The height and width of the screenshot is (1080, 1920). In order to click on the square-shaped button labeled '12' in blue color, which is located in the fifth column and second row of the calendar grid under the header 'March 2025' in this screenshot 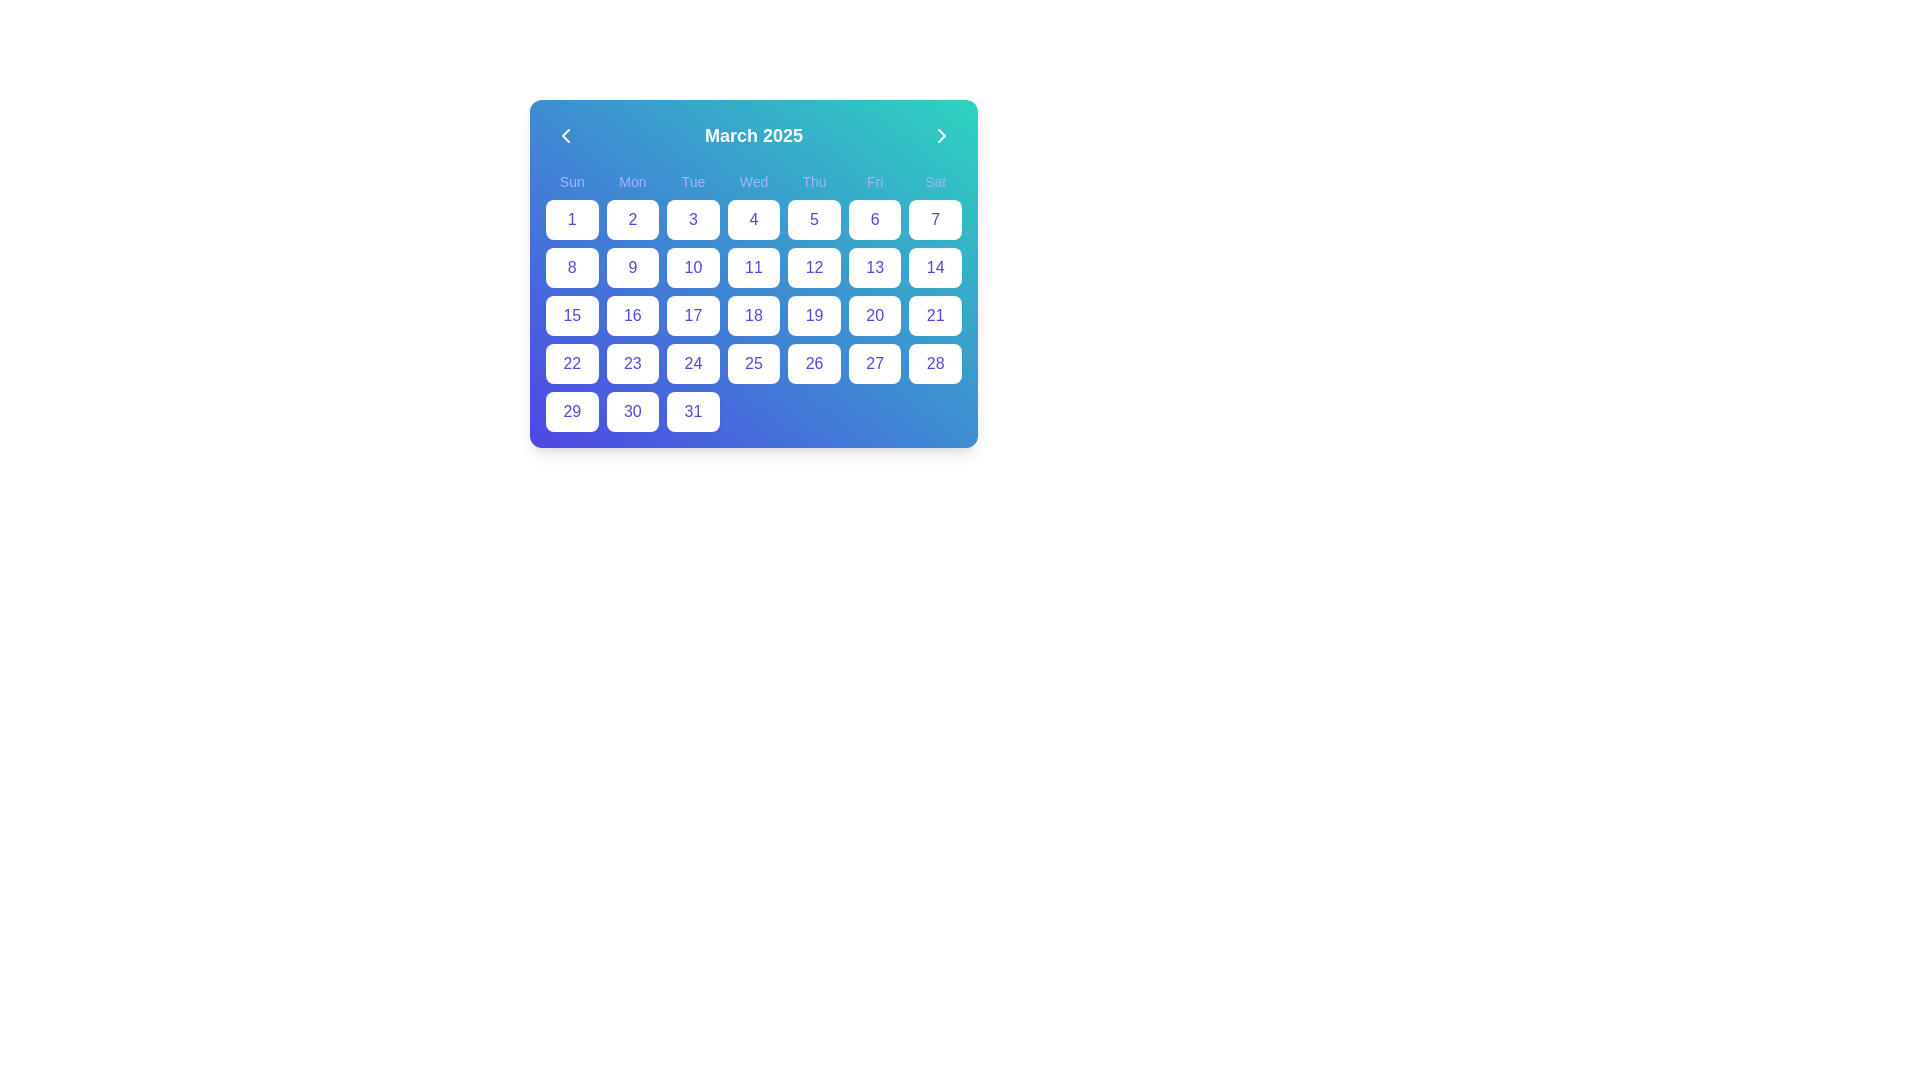, I will do `click(814, 266)`.